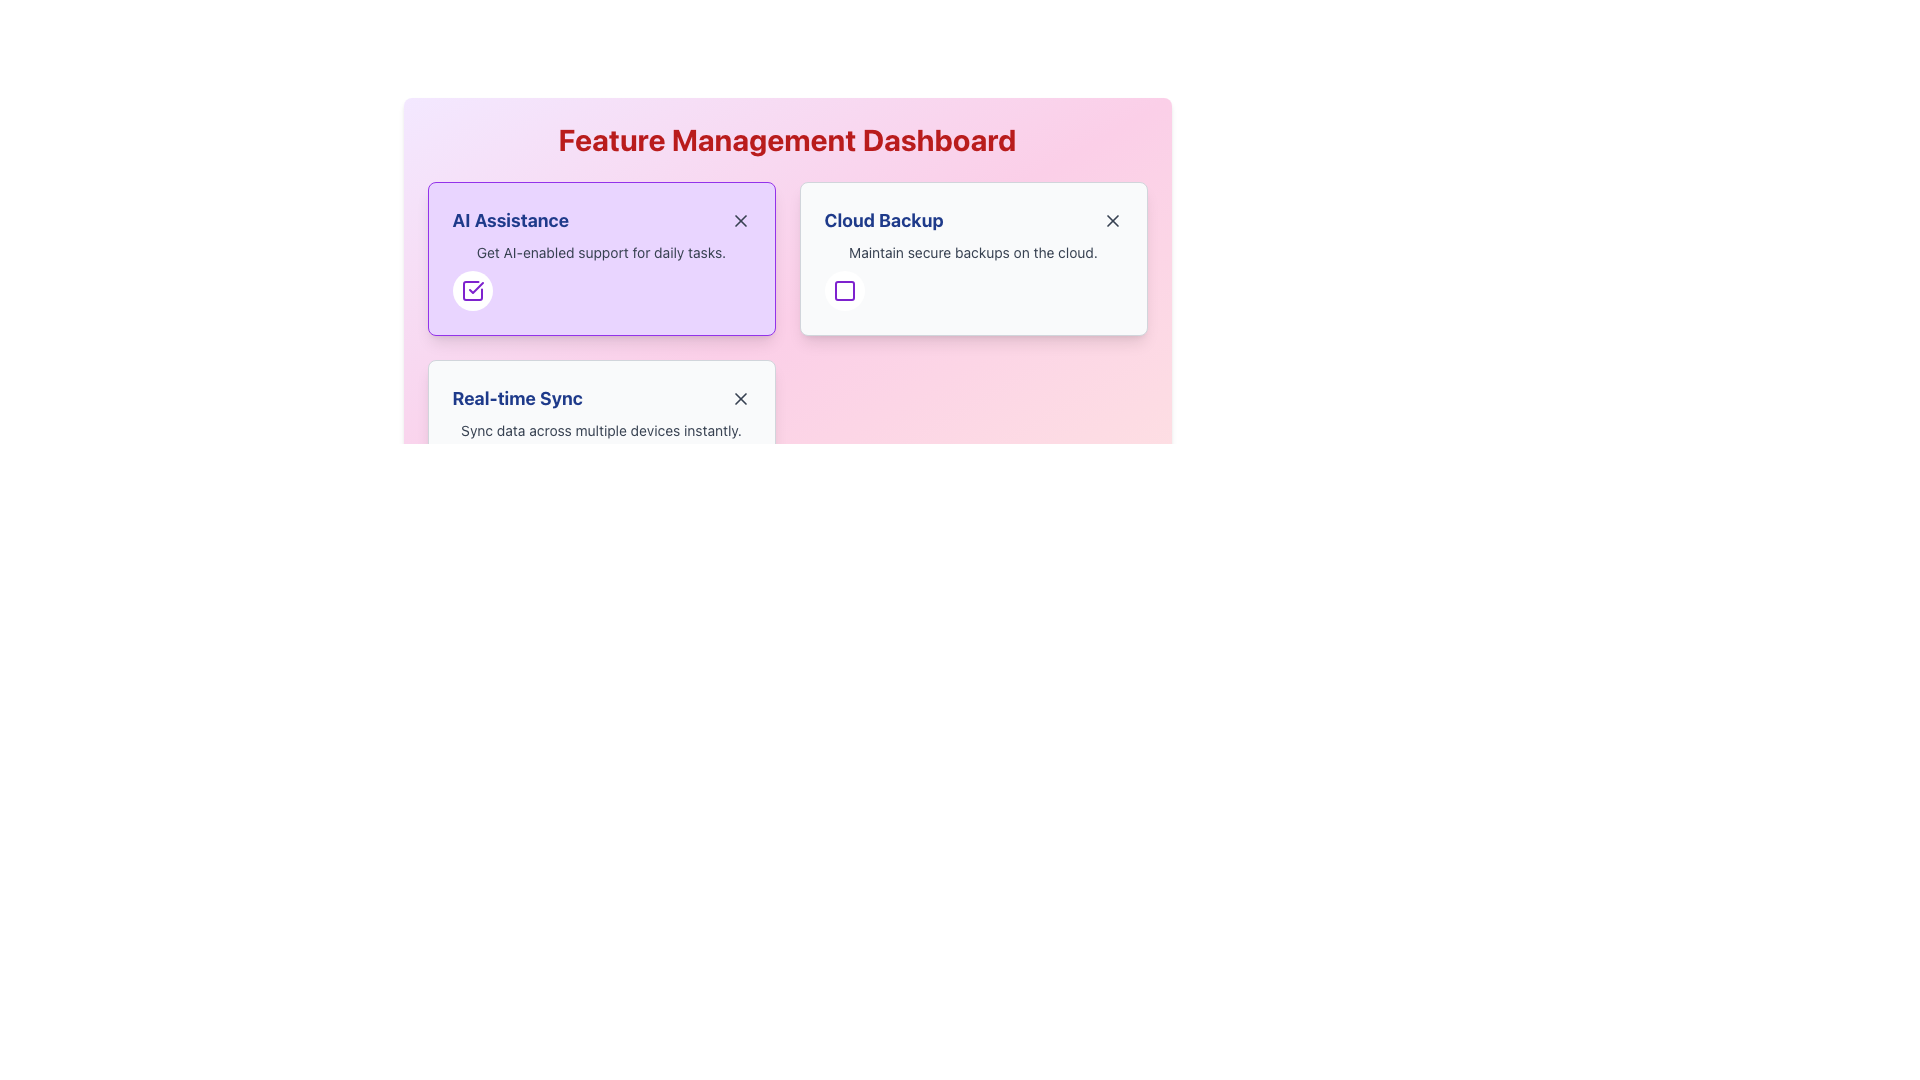 The width and height of the screenshot is (1920, 1080). What do you see at coordinates (600, 252) in the screenshot?
I see `descriptive text label about the 'AI Assistance' feature located in the card under the title 'AI Assistance', positioned above the interactive toggle button` at bounding box center [600, 252].